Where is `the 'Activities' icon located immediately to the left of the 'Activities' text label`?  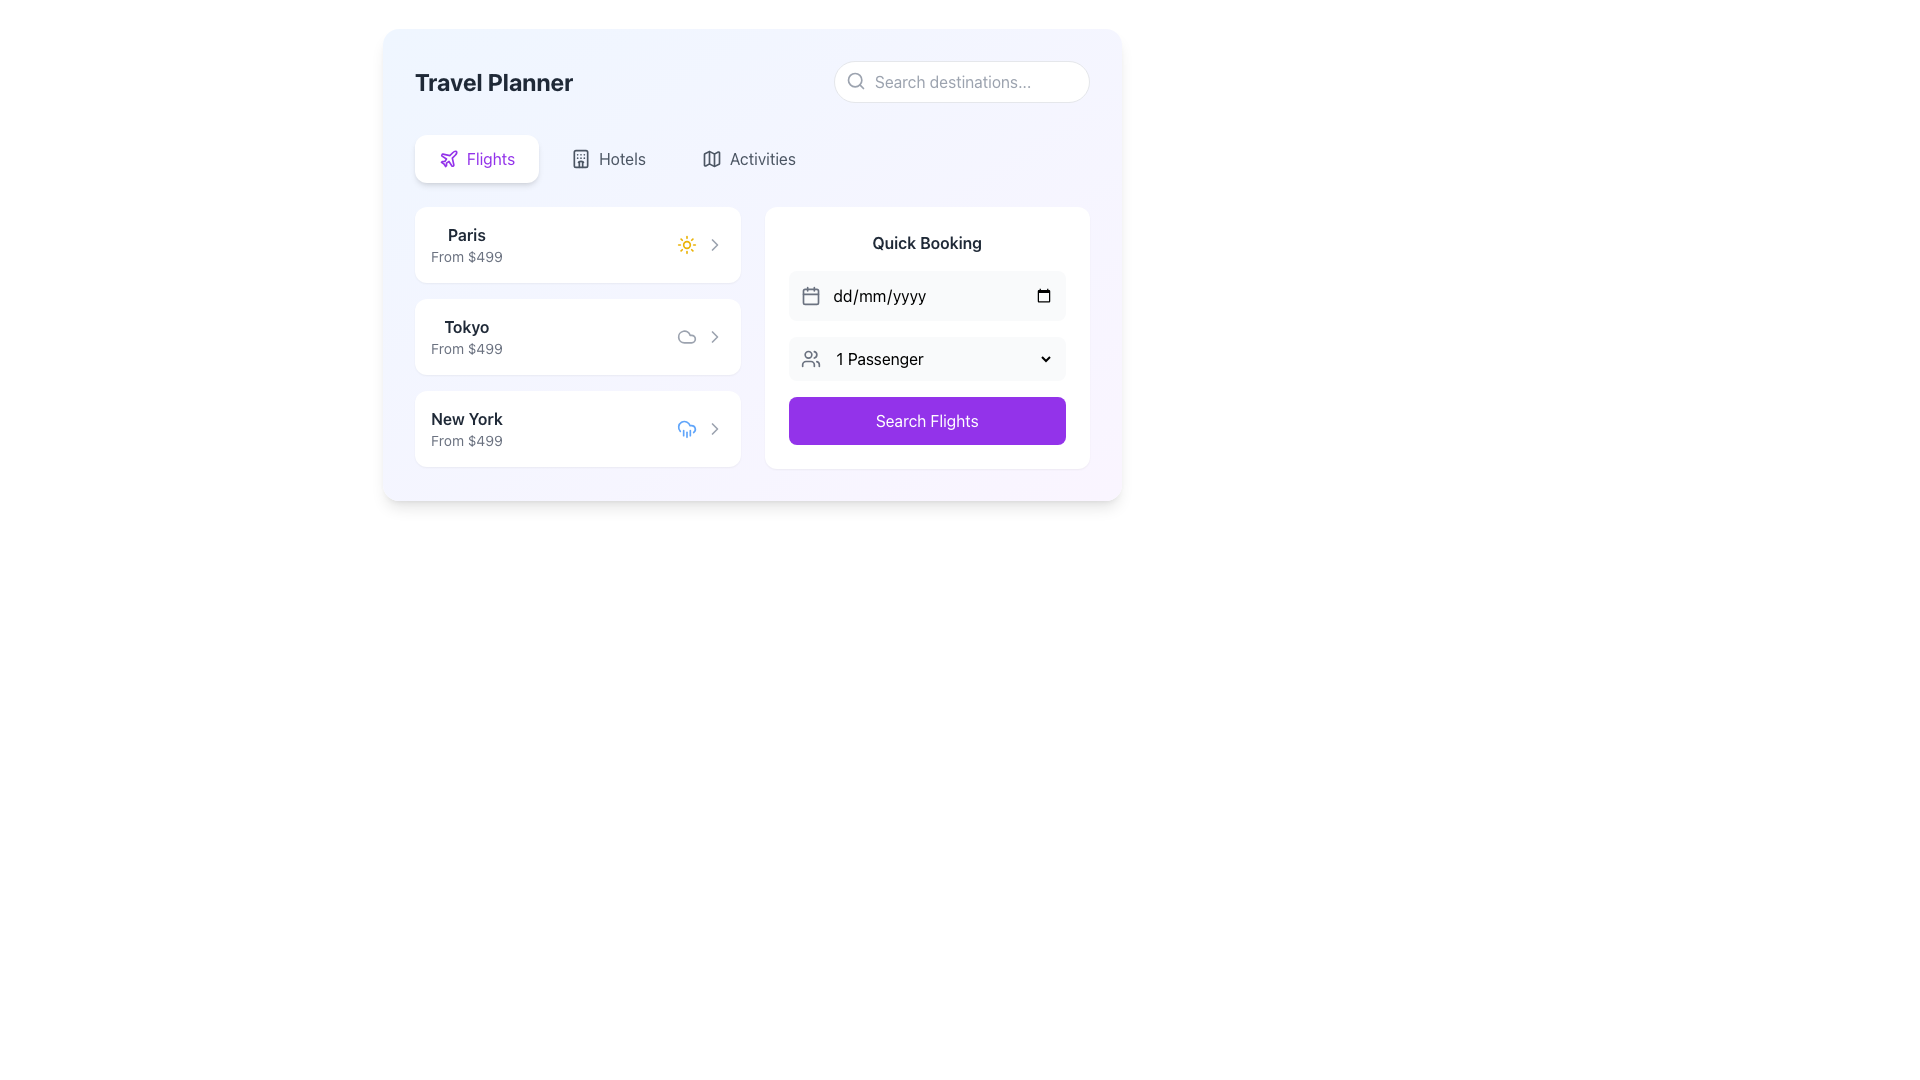 the 'Activities' icon located immediately to the left of the 'Activities' text label is located at coordinates (711, 157).